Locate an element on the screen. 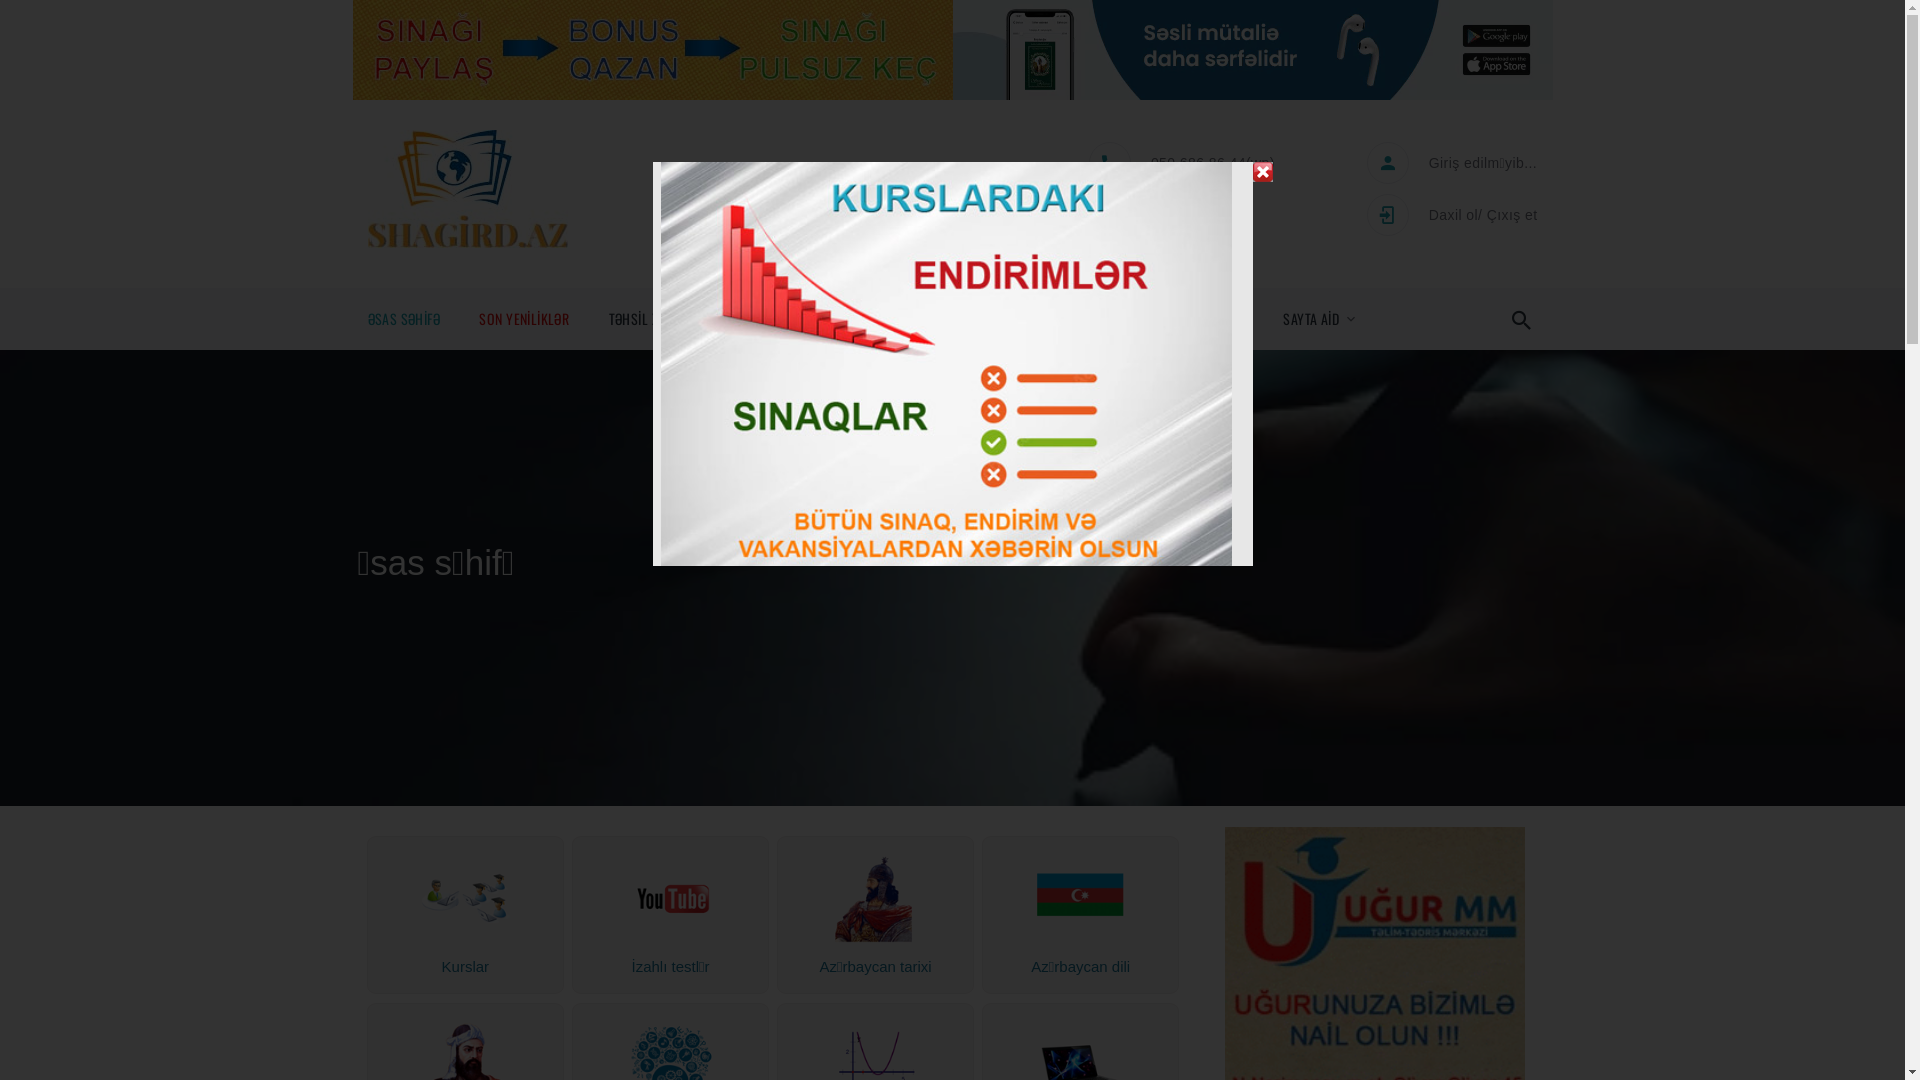 The image size is (1920, 1080). 'Logo' is located at coordinates (467, 189).